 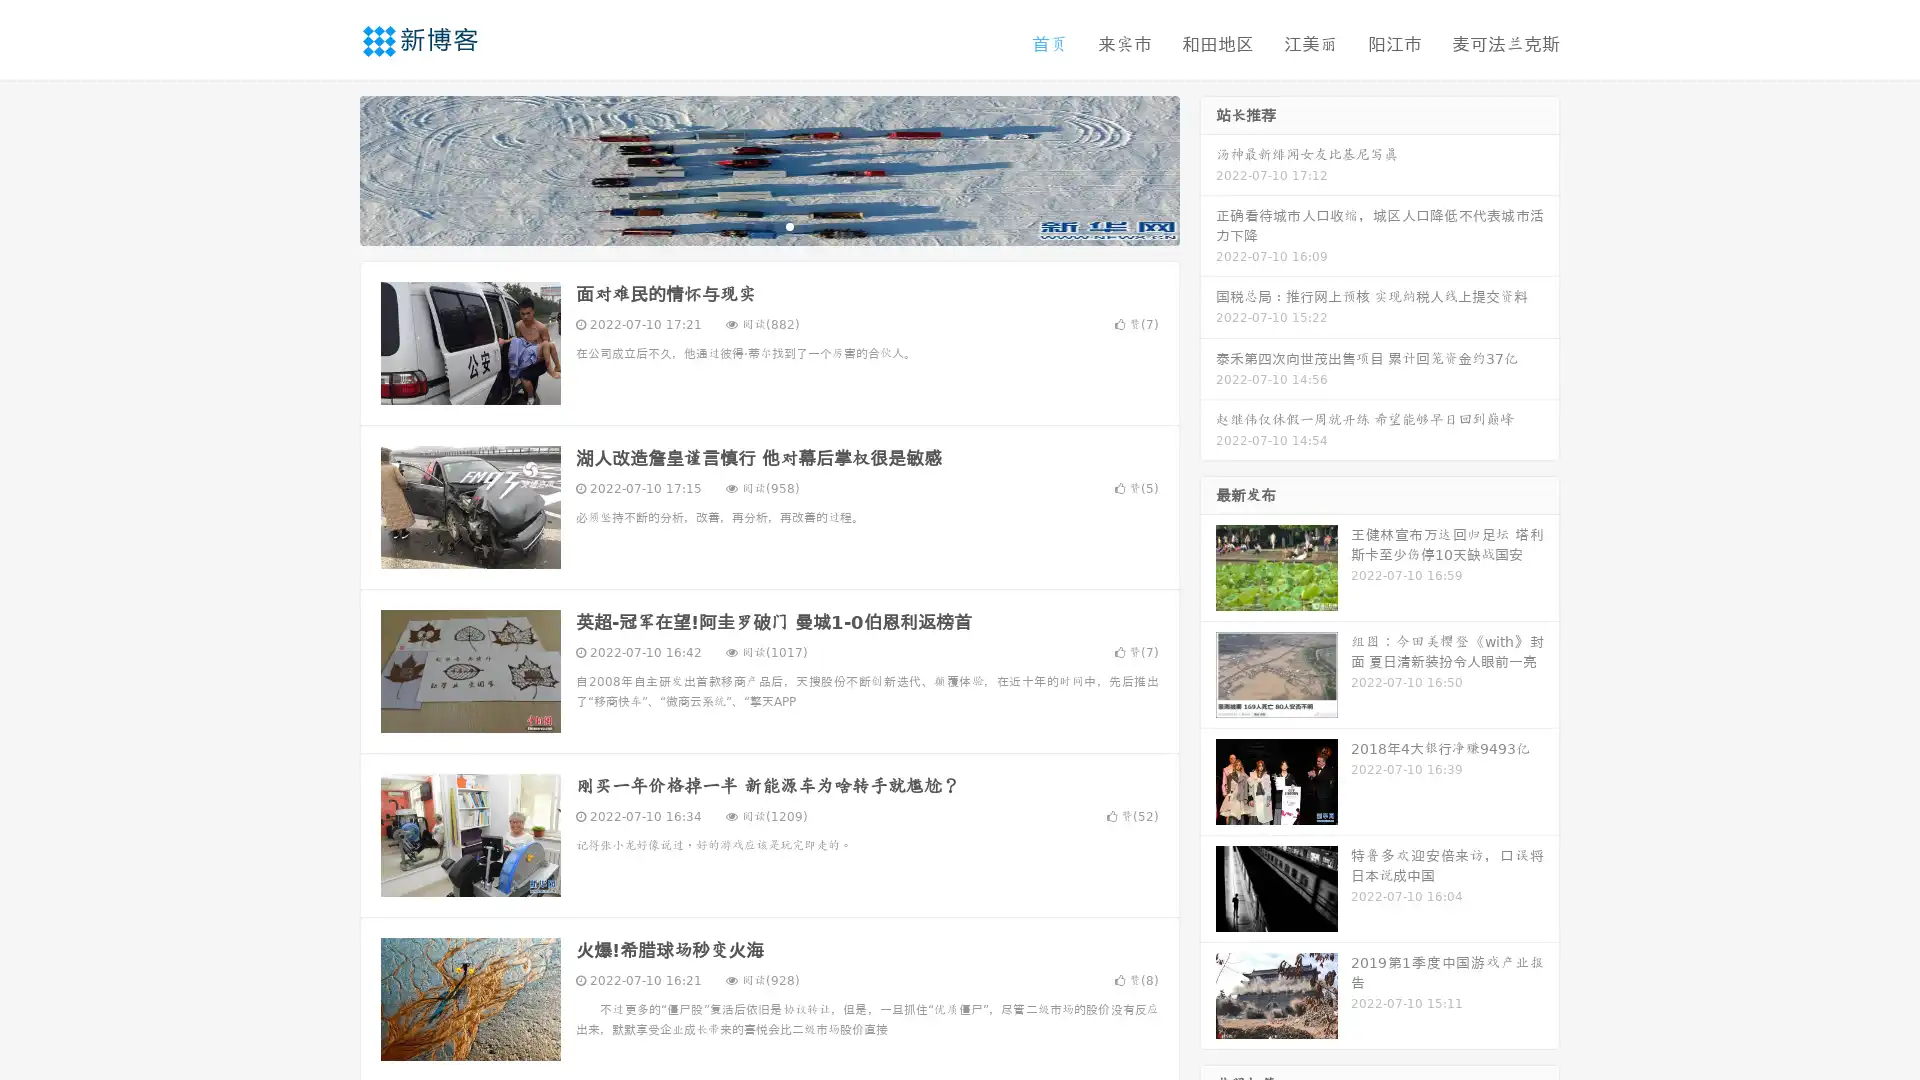 What do you see at coordinates (1208, 168) in the screenshot?
I see `Next slide` at bounding box center [1208, 168].